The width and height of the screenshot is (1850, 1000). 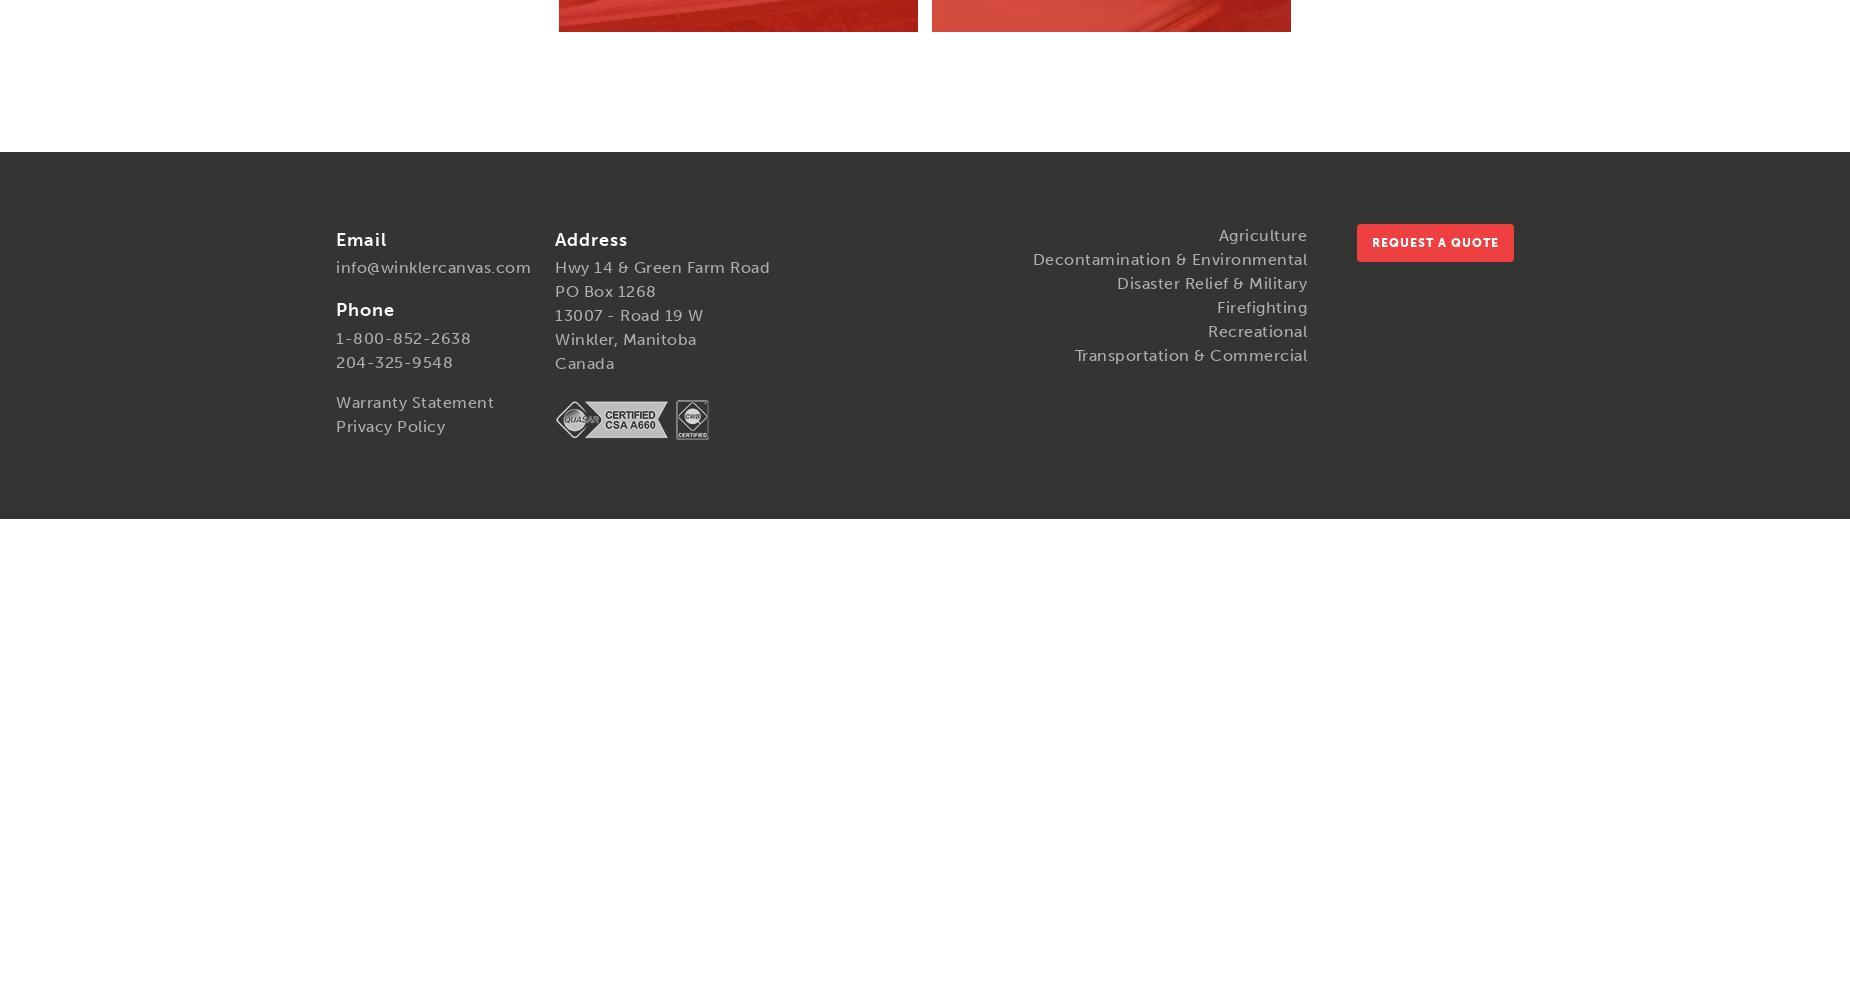 What do you see at coordinates (1168, 258) in the screenshot?
I see `'Decontamination & Environmental'` at bounding box center [1168, 258].